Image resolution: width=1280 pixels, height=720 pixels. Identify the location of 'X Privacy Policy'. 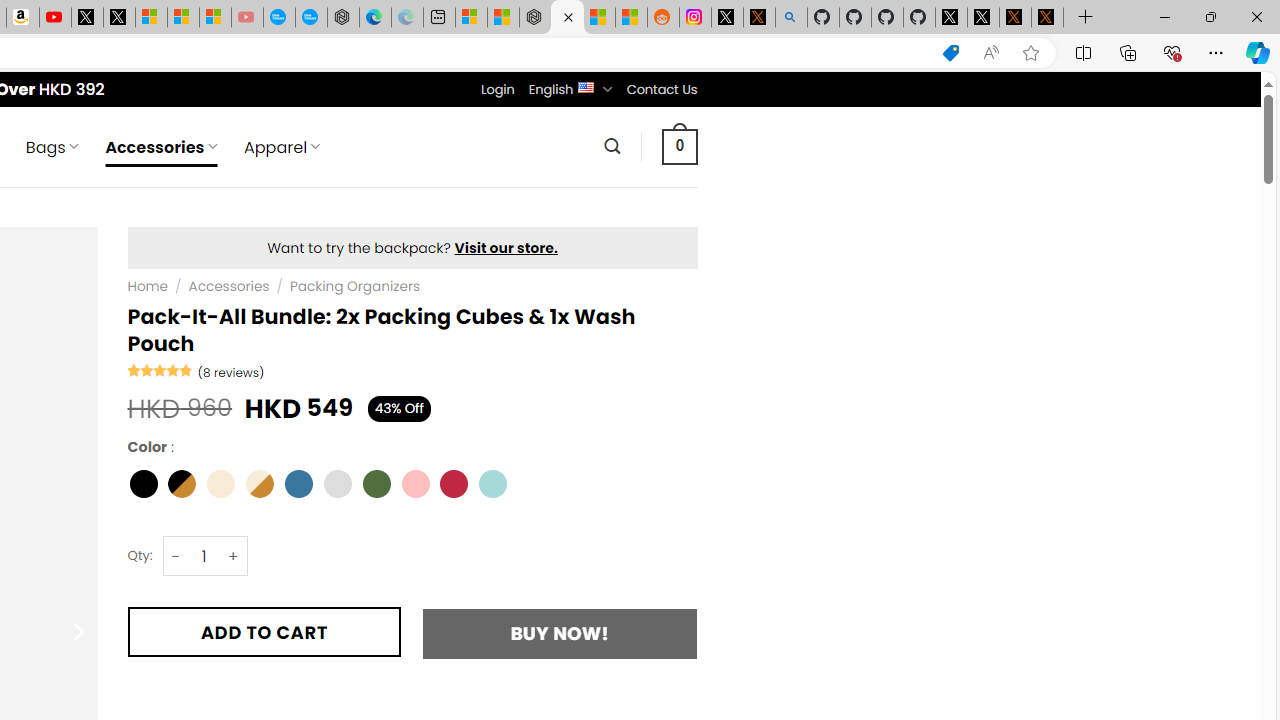
(1046, 17).